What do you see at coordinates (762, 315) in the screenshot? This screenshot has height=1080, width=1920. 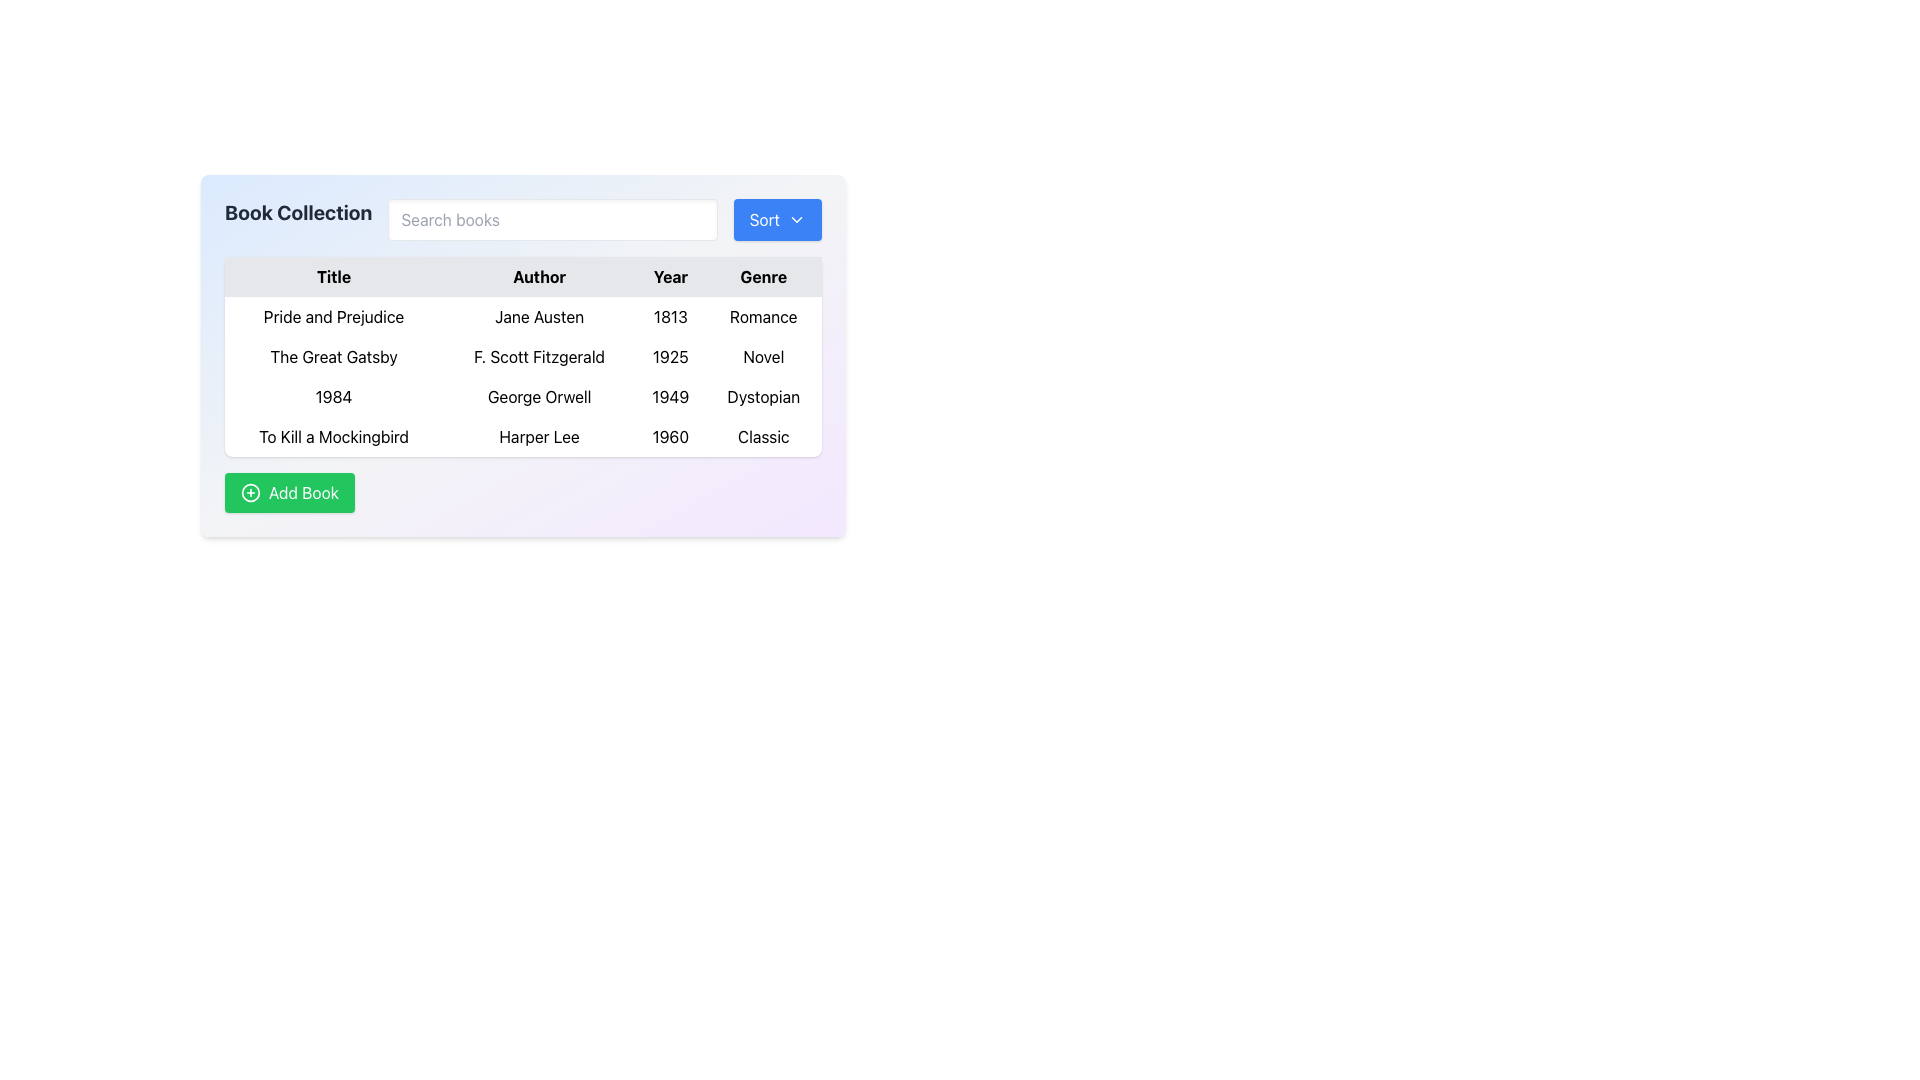 I see `the text label displaying 'Romance' in the fourth column labeled 'Genre' of the first row of a table` at bounding box center [762, 315].